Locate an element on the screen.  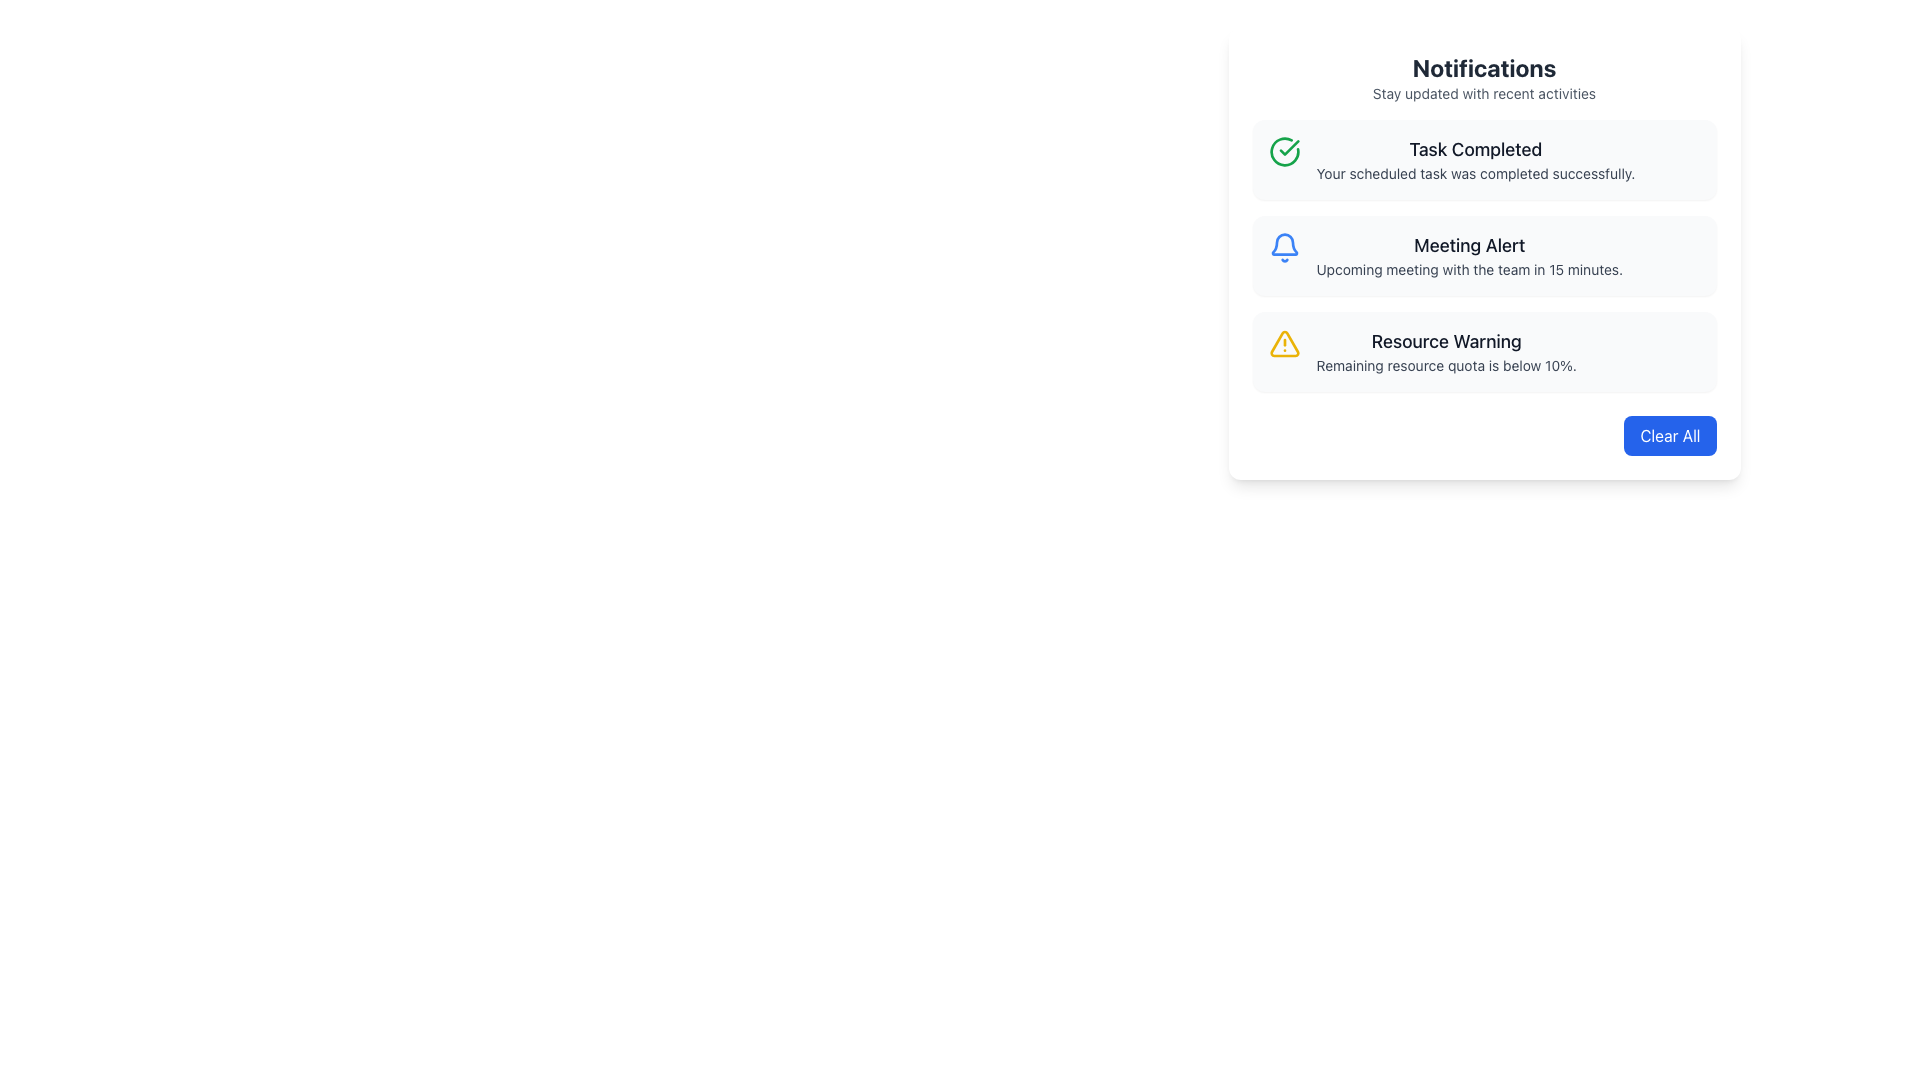
the notification message box displaying 'Task Completed' with a green checkmark icon, located at the top of the notification list is located at coordinates (1484, 158).